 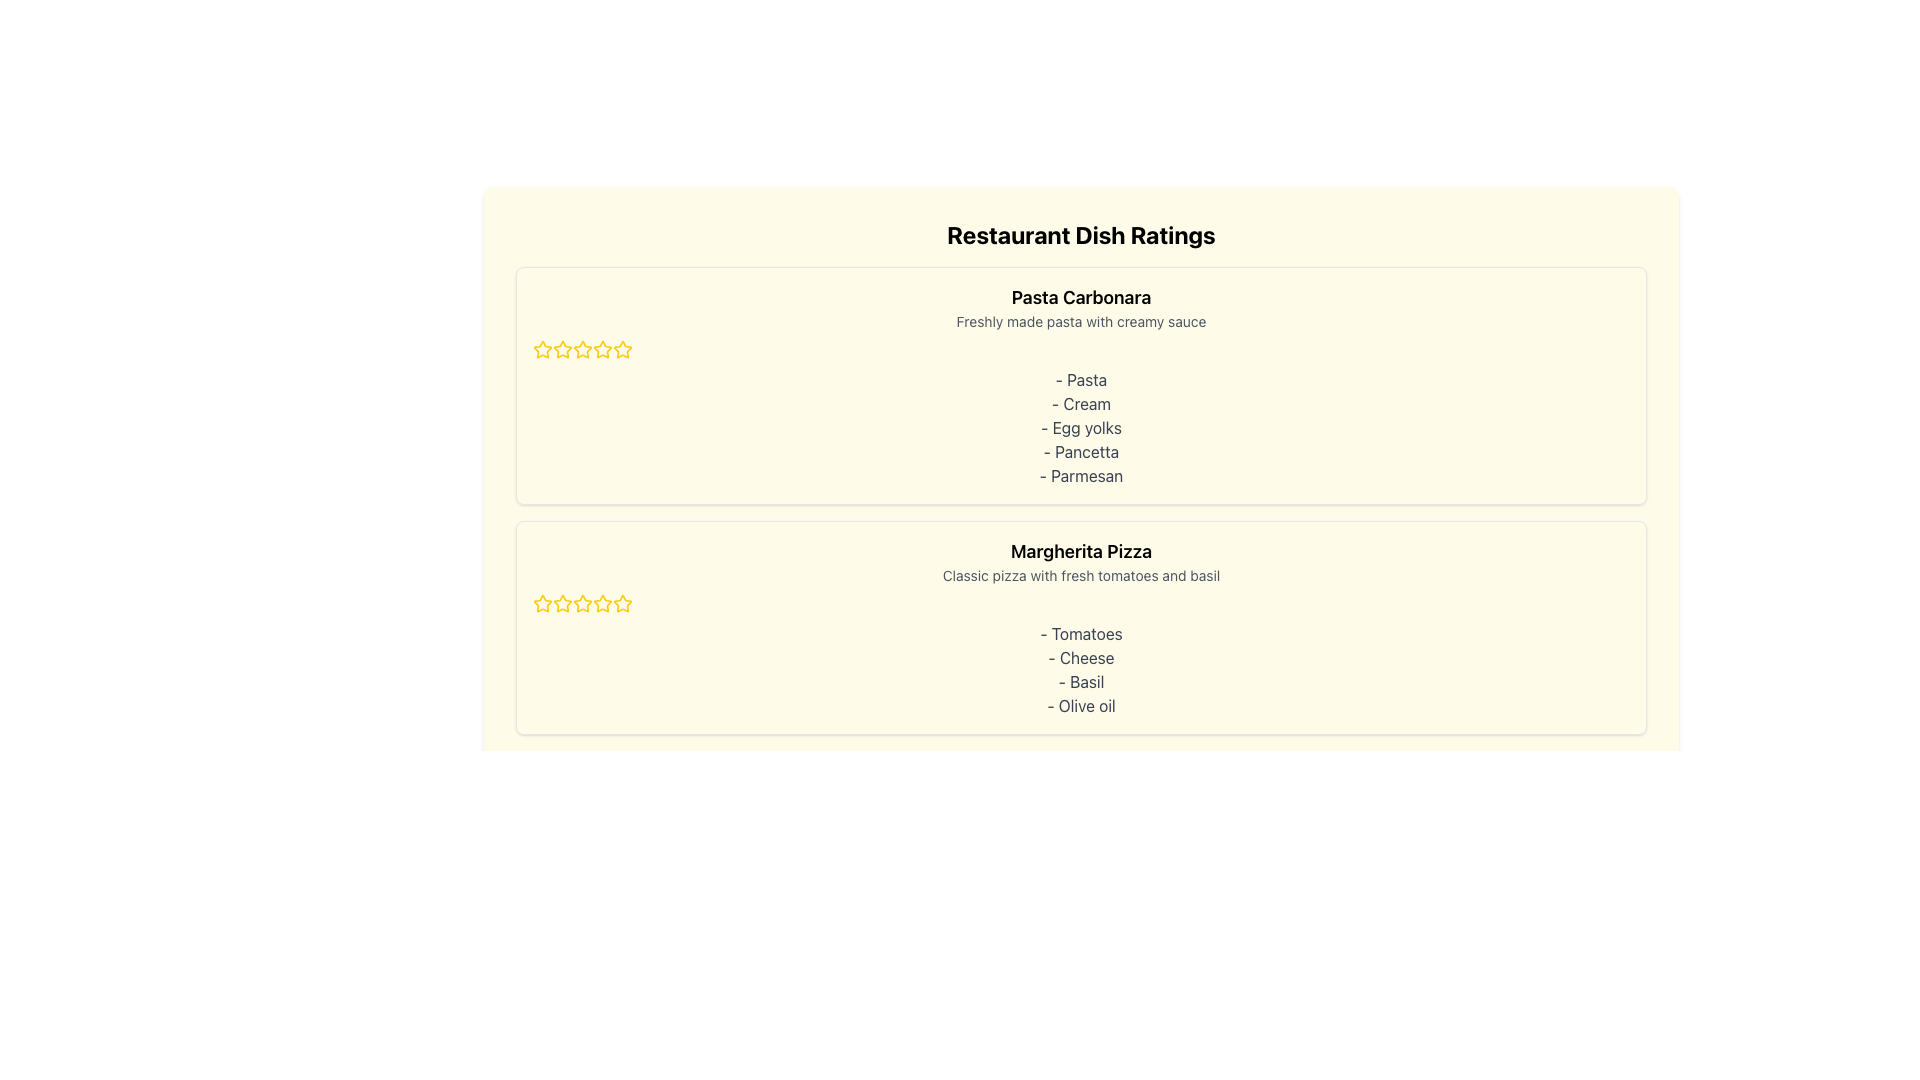 I want to click on the fifth yellow outlined star icon in the rating section of the 'Pasta Carbonara' card, so click(x=581, y=349).